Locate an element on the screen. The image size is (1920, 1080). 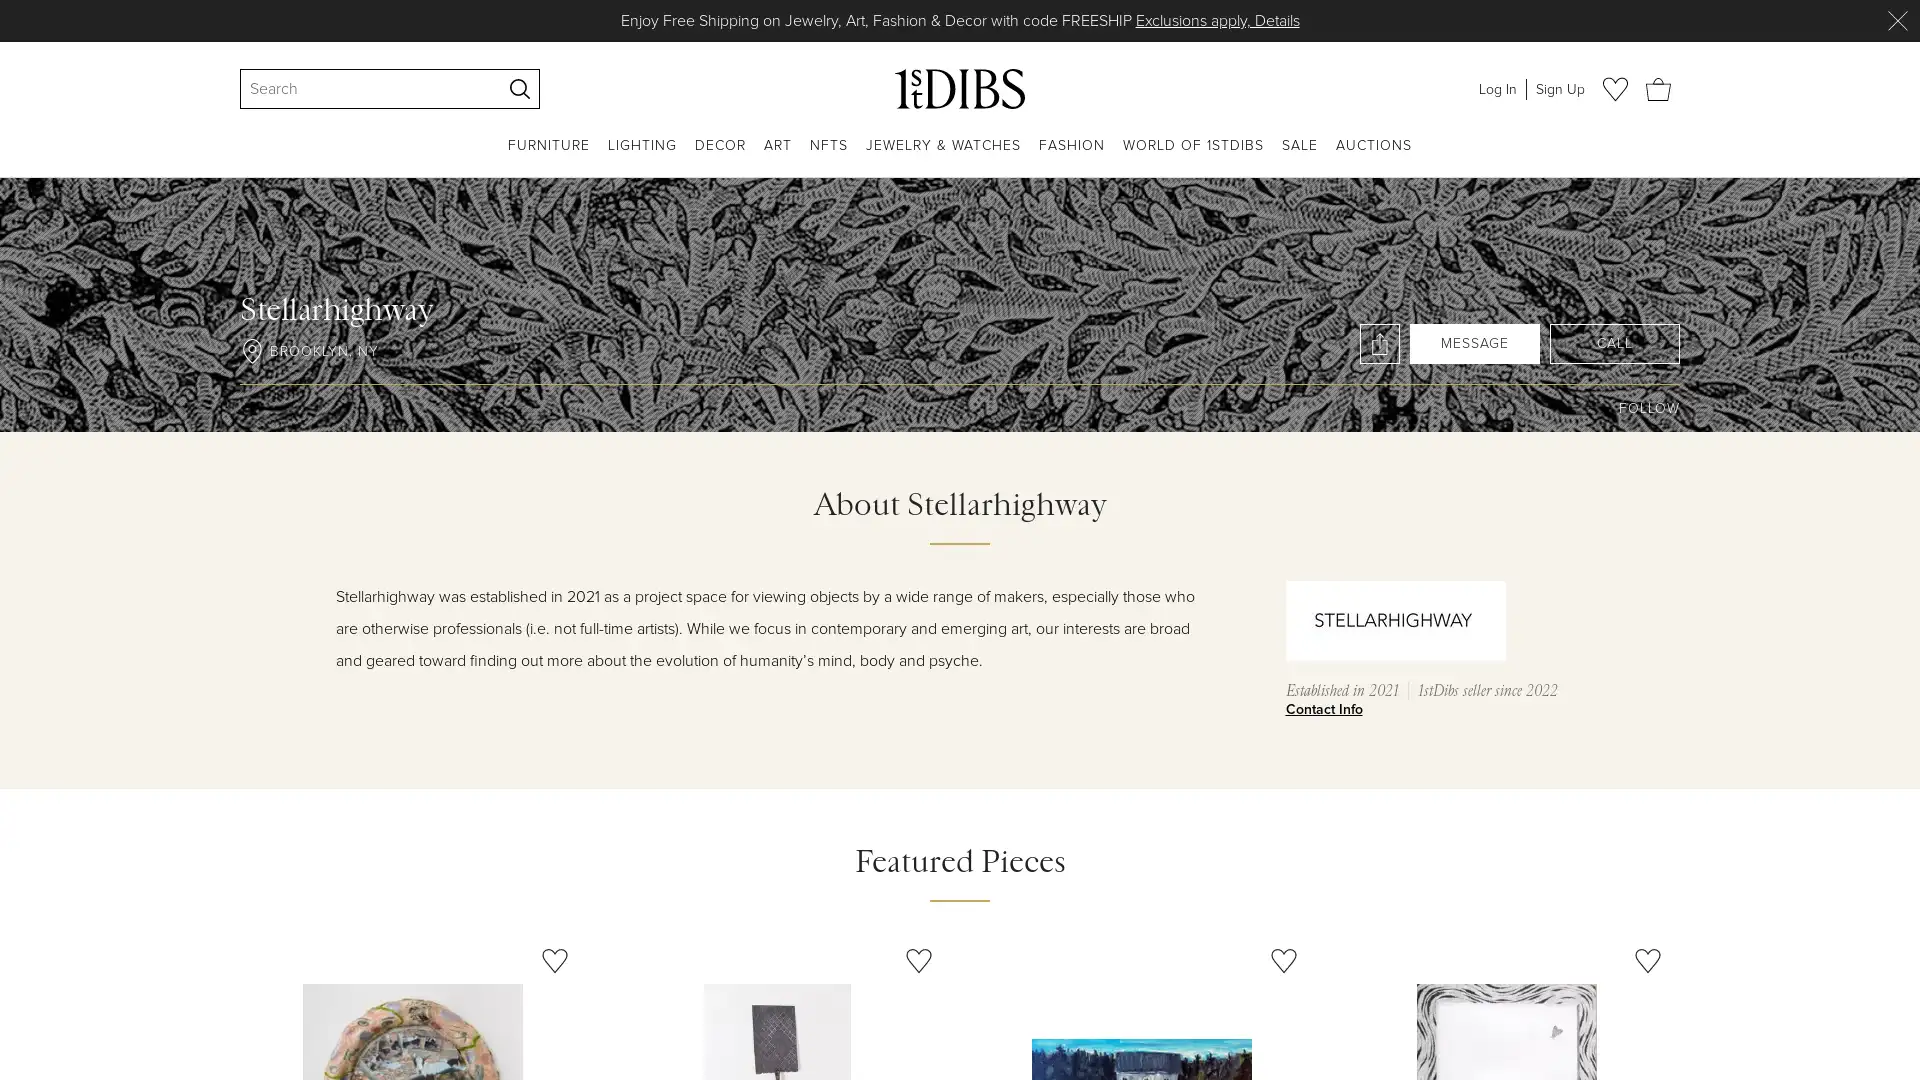
Close is located at coordinates (1896, 20).